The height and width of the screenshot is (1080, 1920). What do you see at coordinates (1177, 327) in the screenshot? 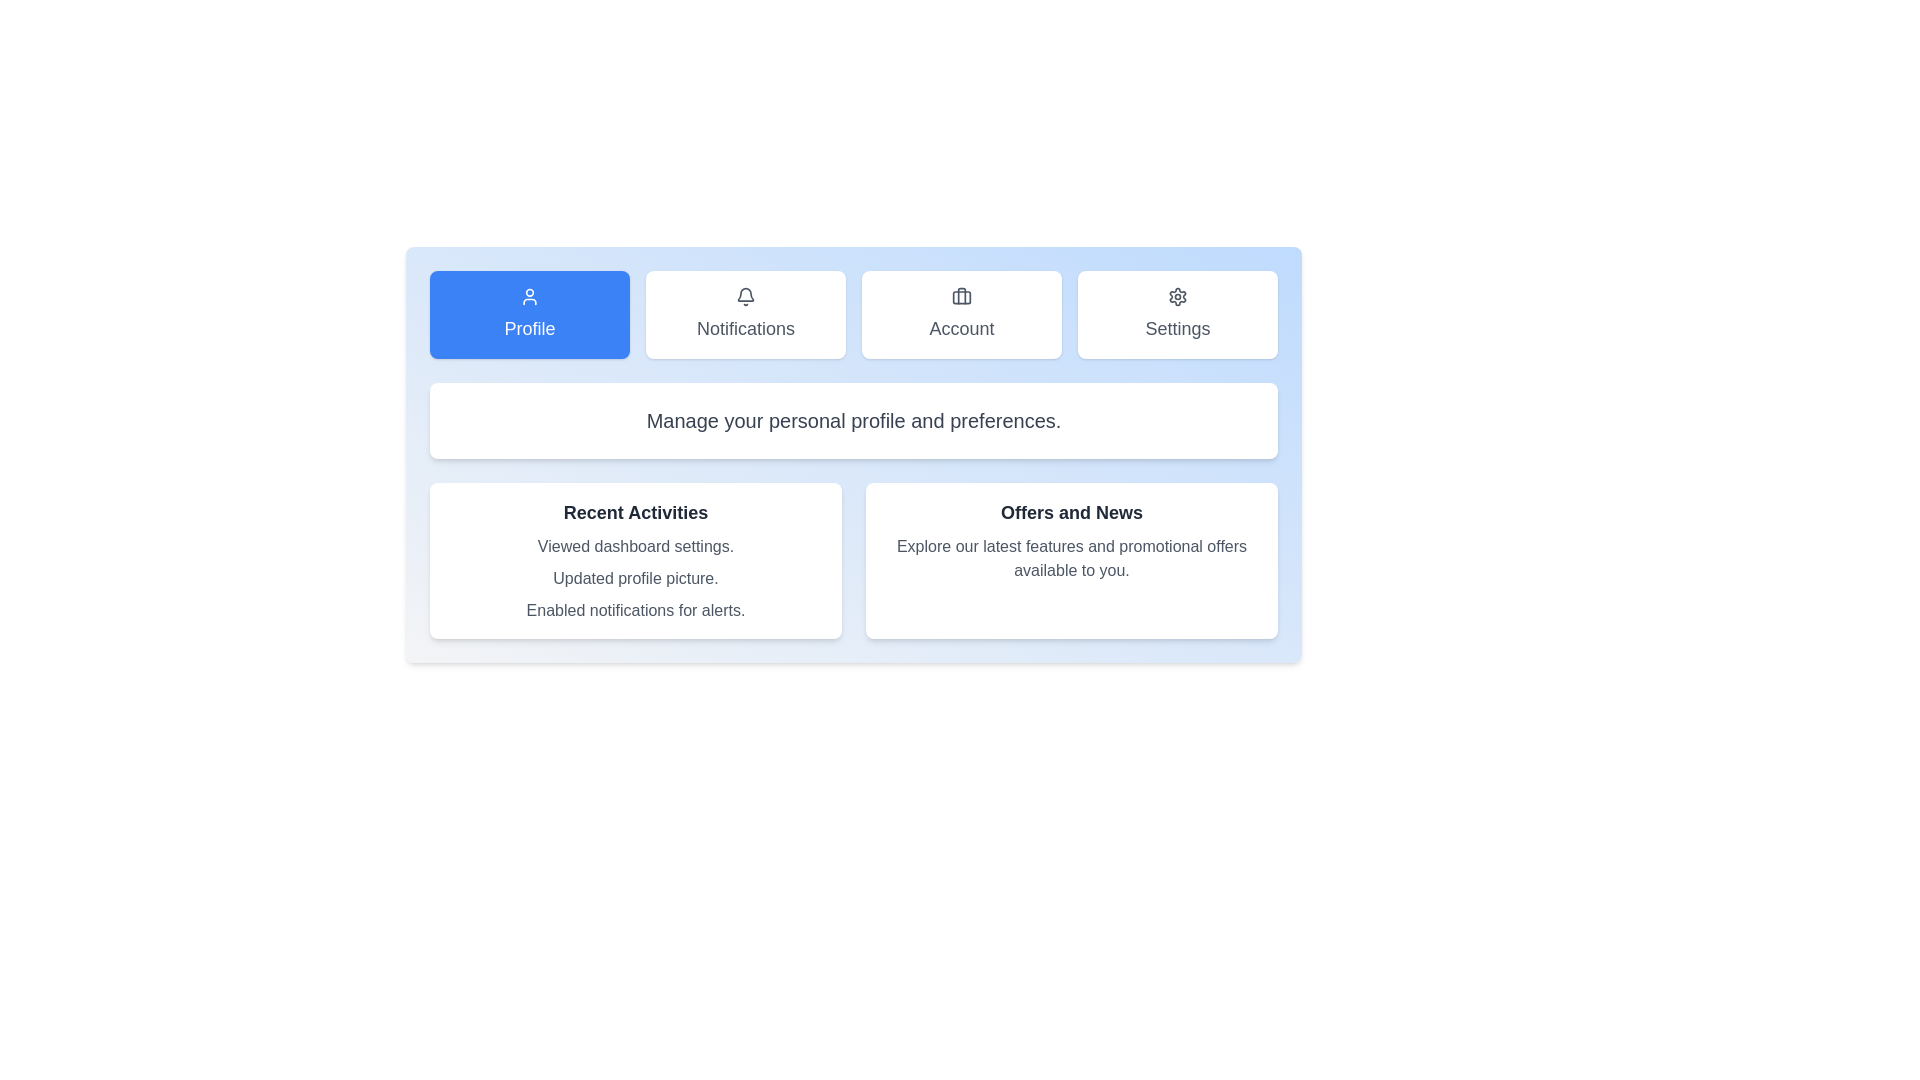
I see `the static text label that indicates the settings button located in the top-right corner of the main interface, positioned below the gear icon` at bounding box center [1177, 327].